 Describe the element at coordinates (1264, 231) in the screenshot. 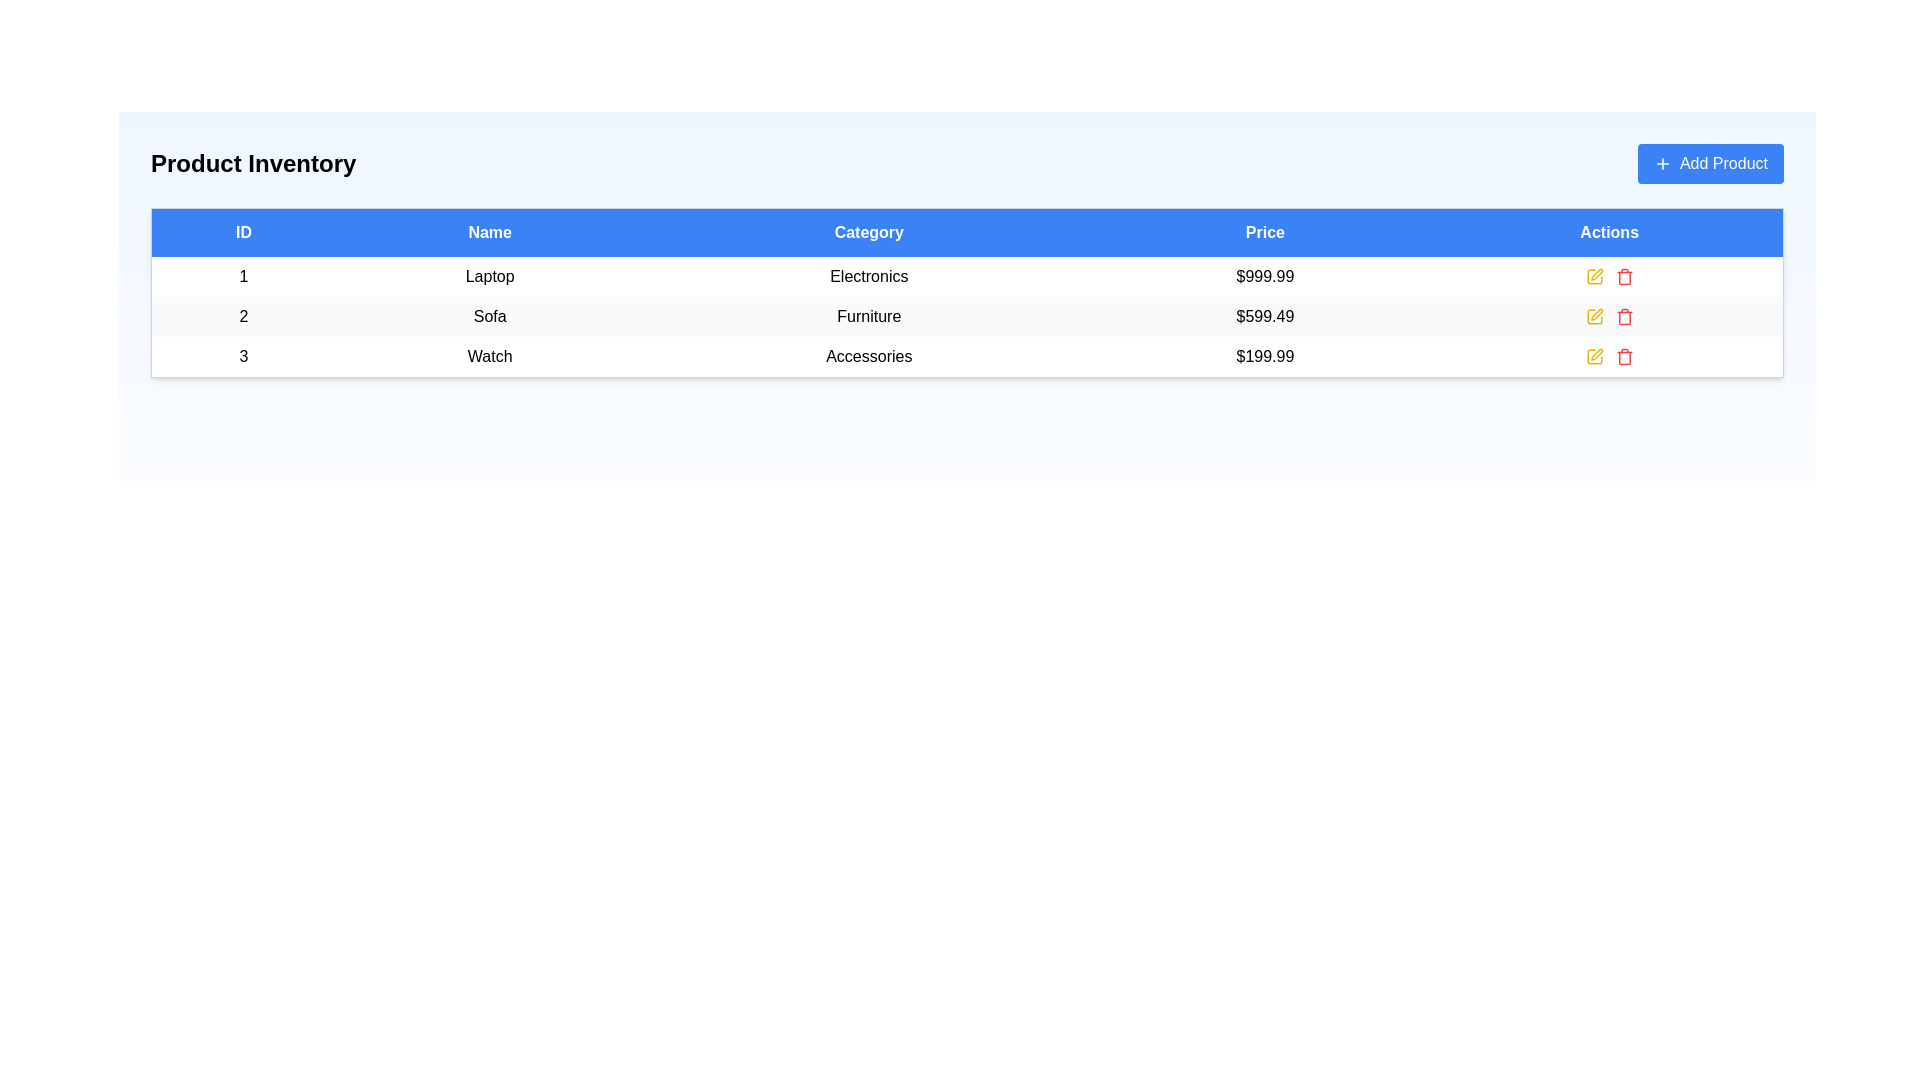

I see `the 'Price' table header cell, which is the fourth column in the header row of the table, distinguished by its blue background and white text` at that location.